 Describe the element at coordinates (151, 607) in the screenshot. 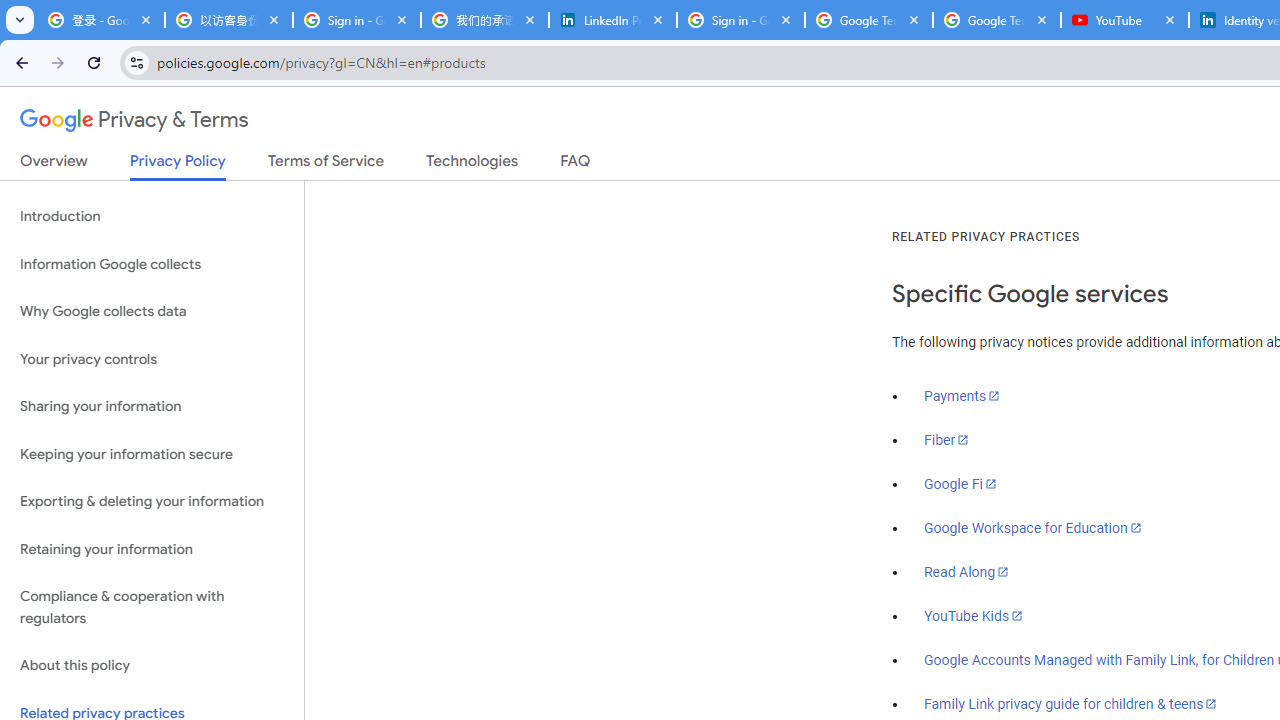

I see `'Compliance & cooperation with regulators'` at that location.